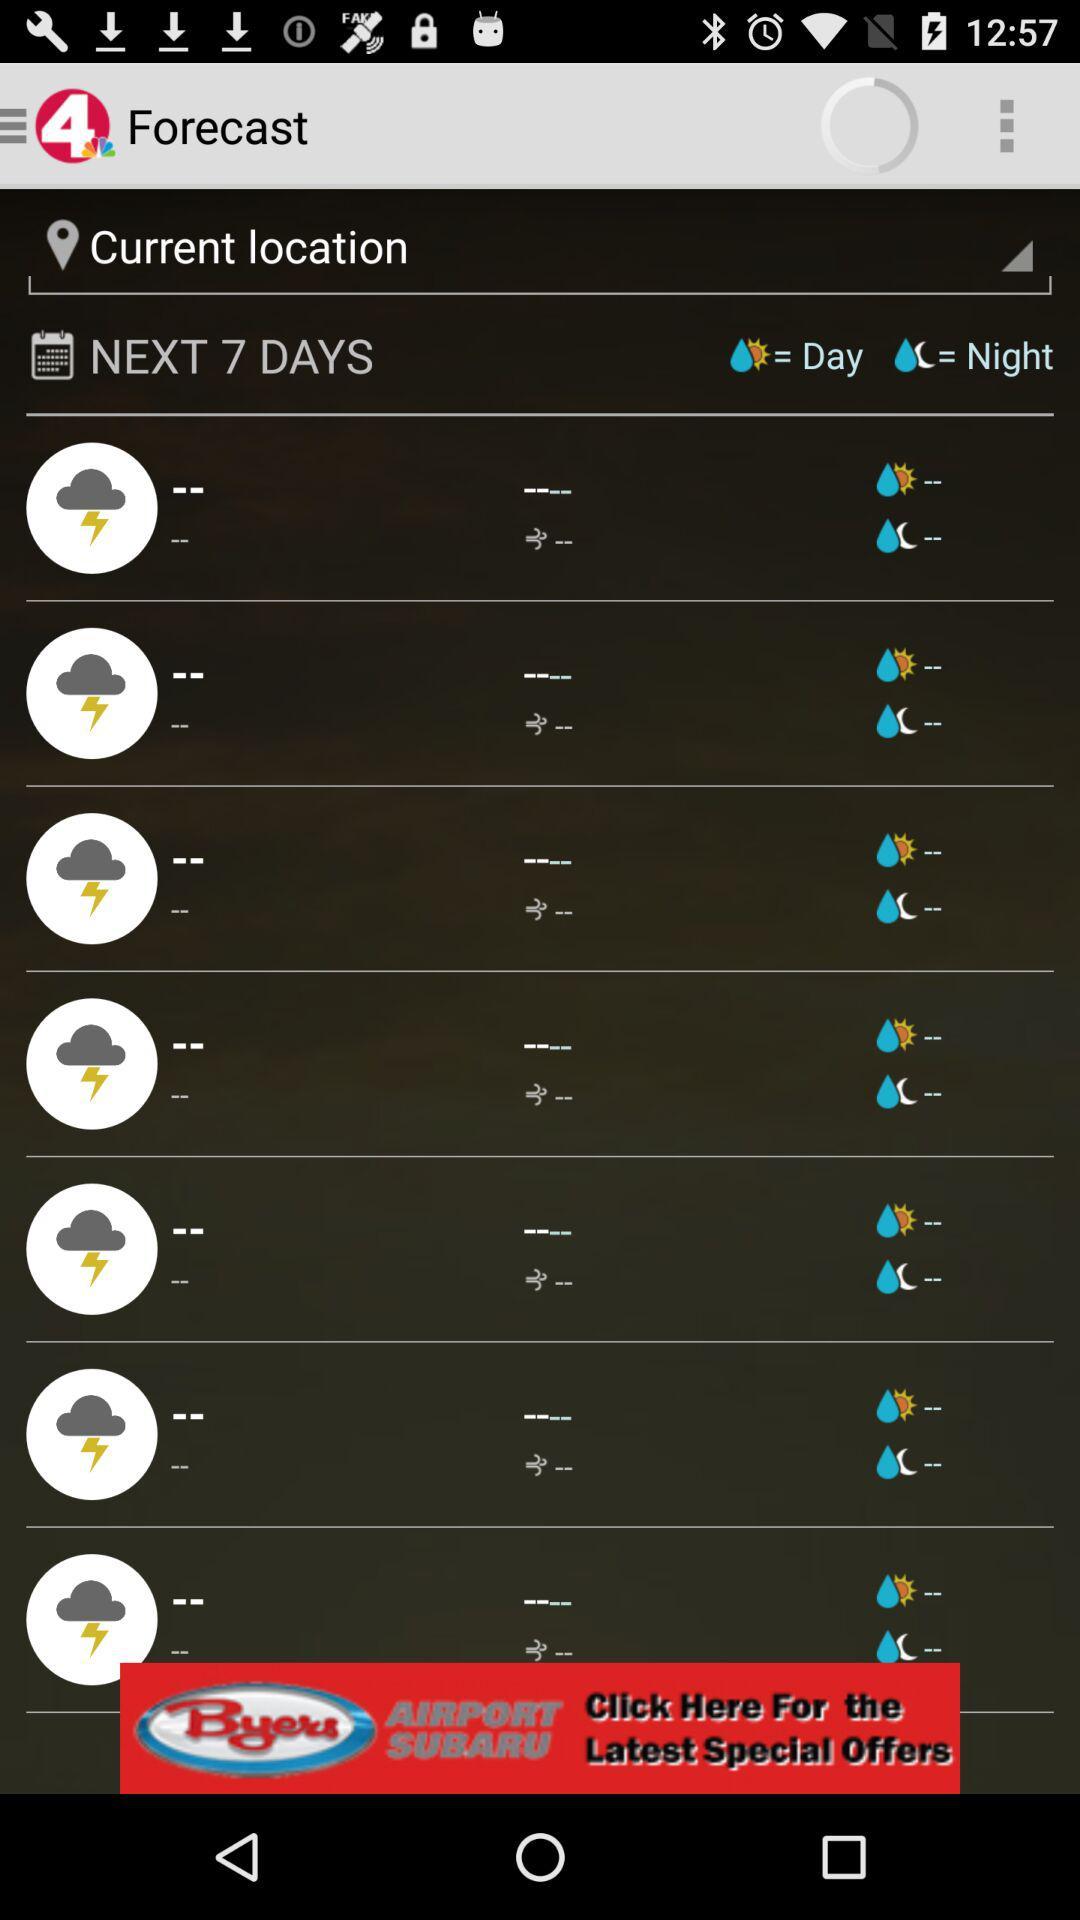 The width and height of the screenshot is (1080, 1920). What do you see at coordinates (188, 1226) in the screenshot?
I see `the icon below the -- app` at bounding box center [188, 1226].